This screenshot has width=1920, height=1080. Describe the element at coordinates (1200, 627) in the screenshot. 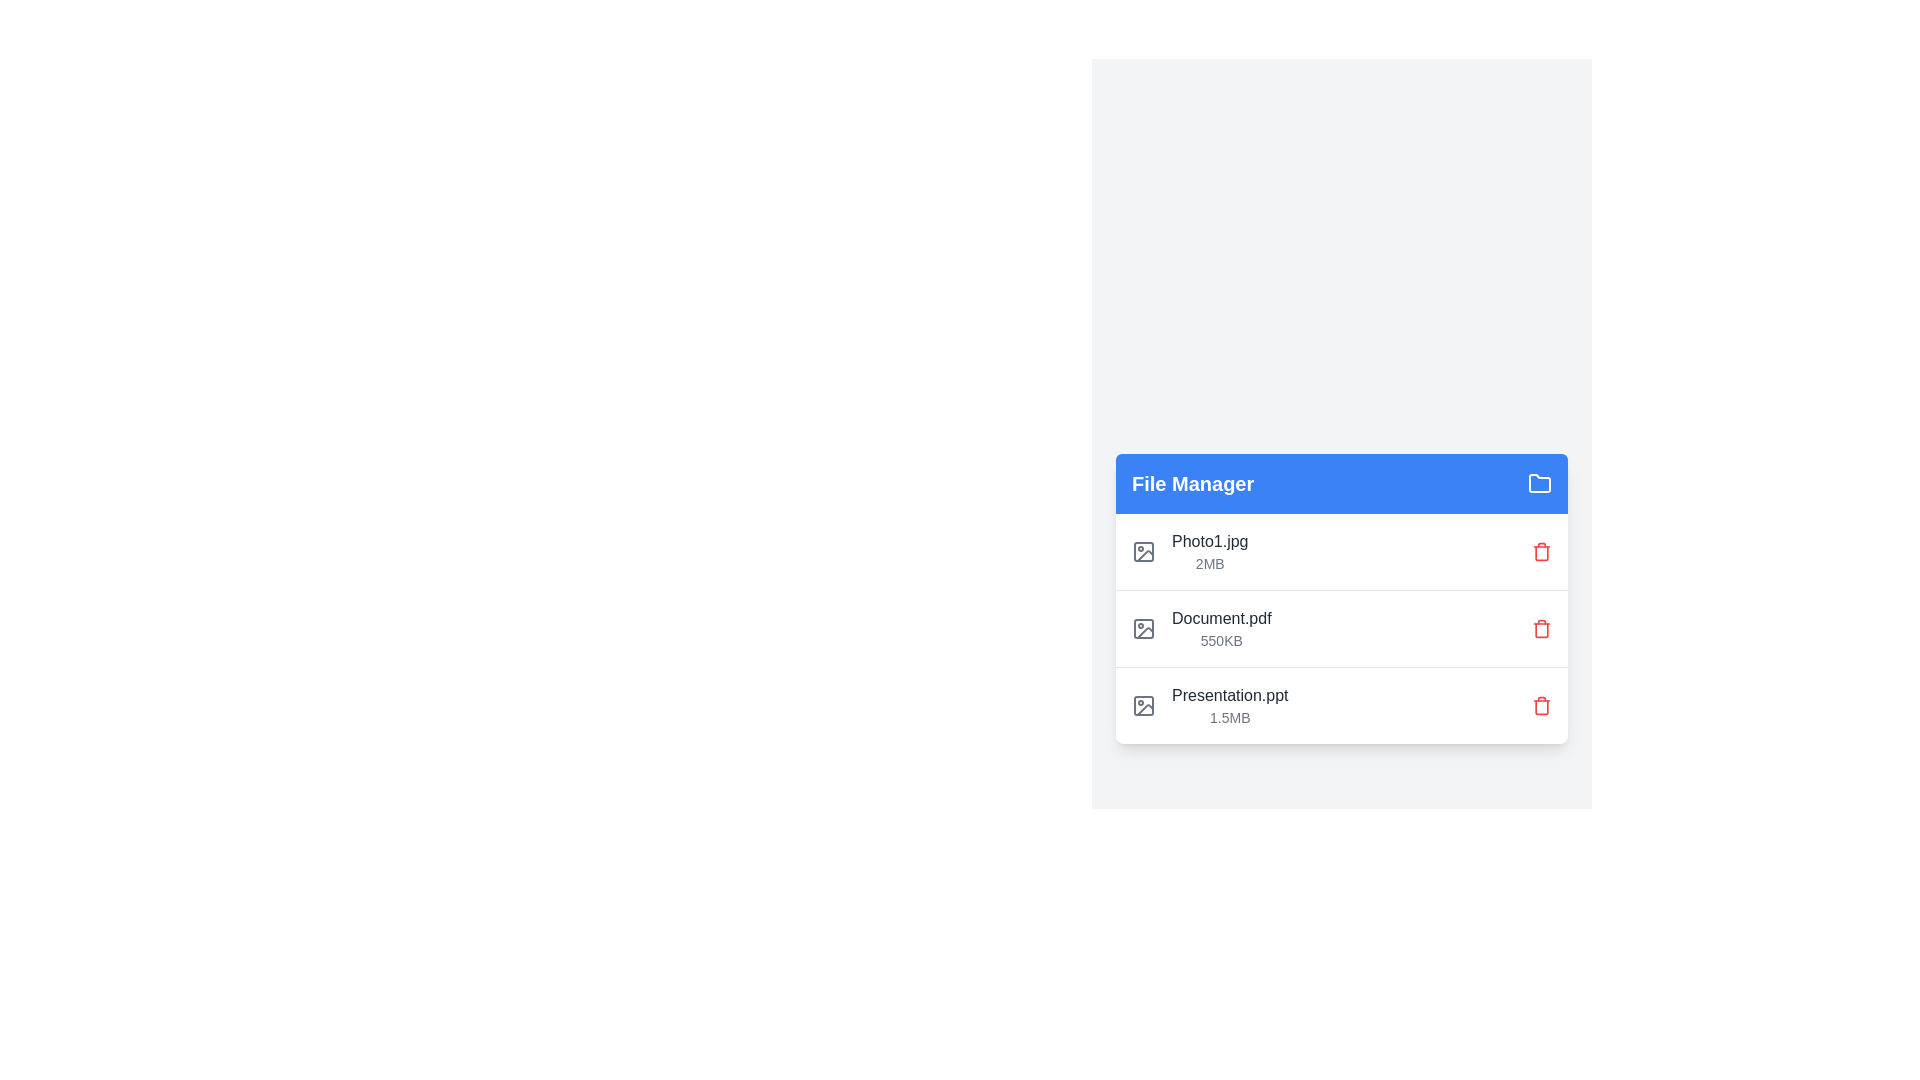

I see `to select the second file entry in the File Manager, which displays the file name and size, located below 'Photo1.jpg' and above 'Presentation.ppt'` at that location.